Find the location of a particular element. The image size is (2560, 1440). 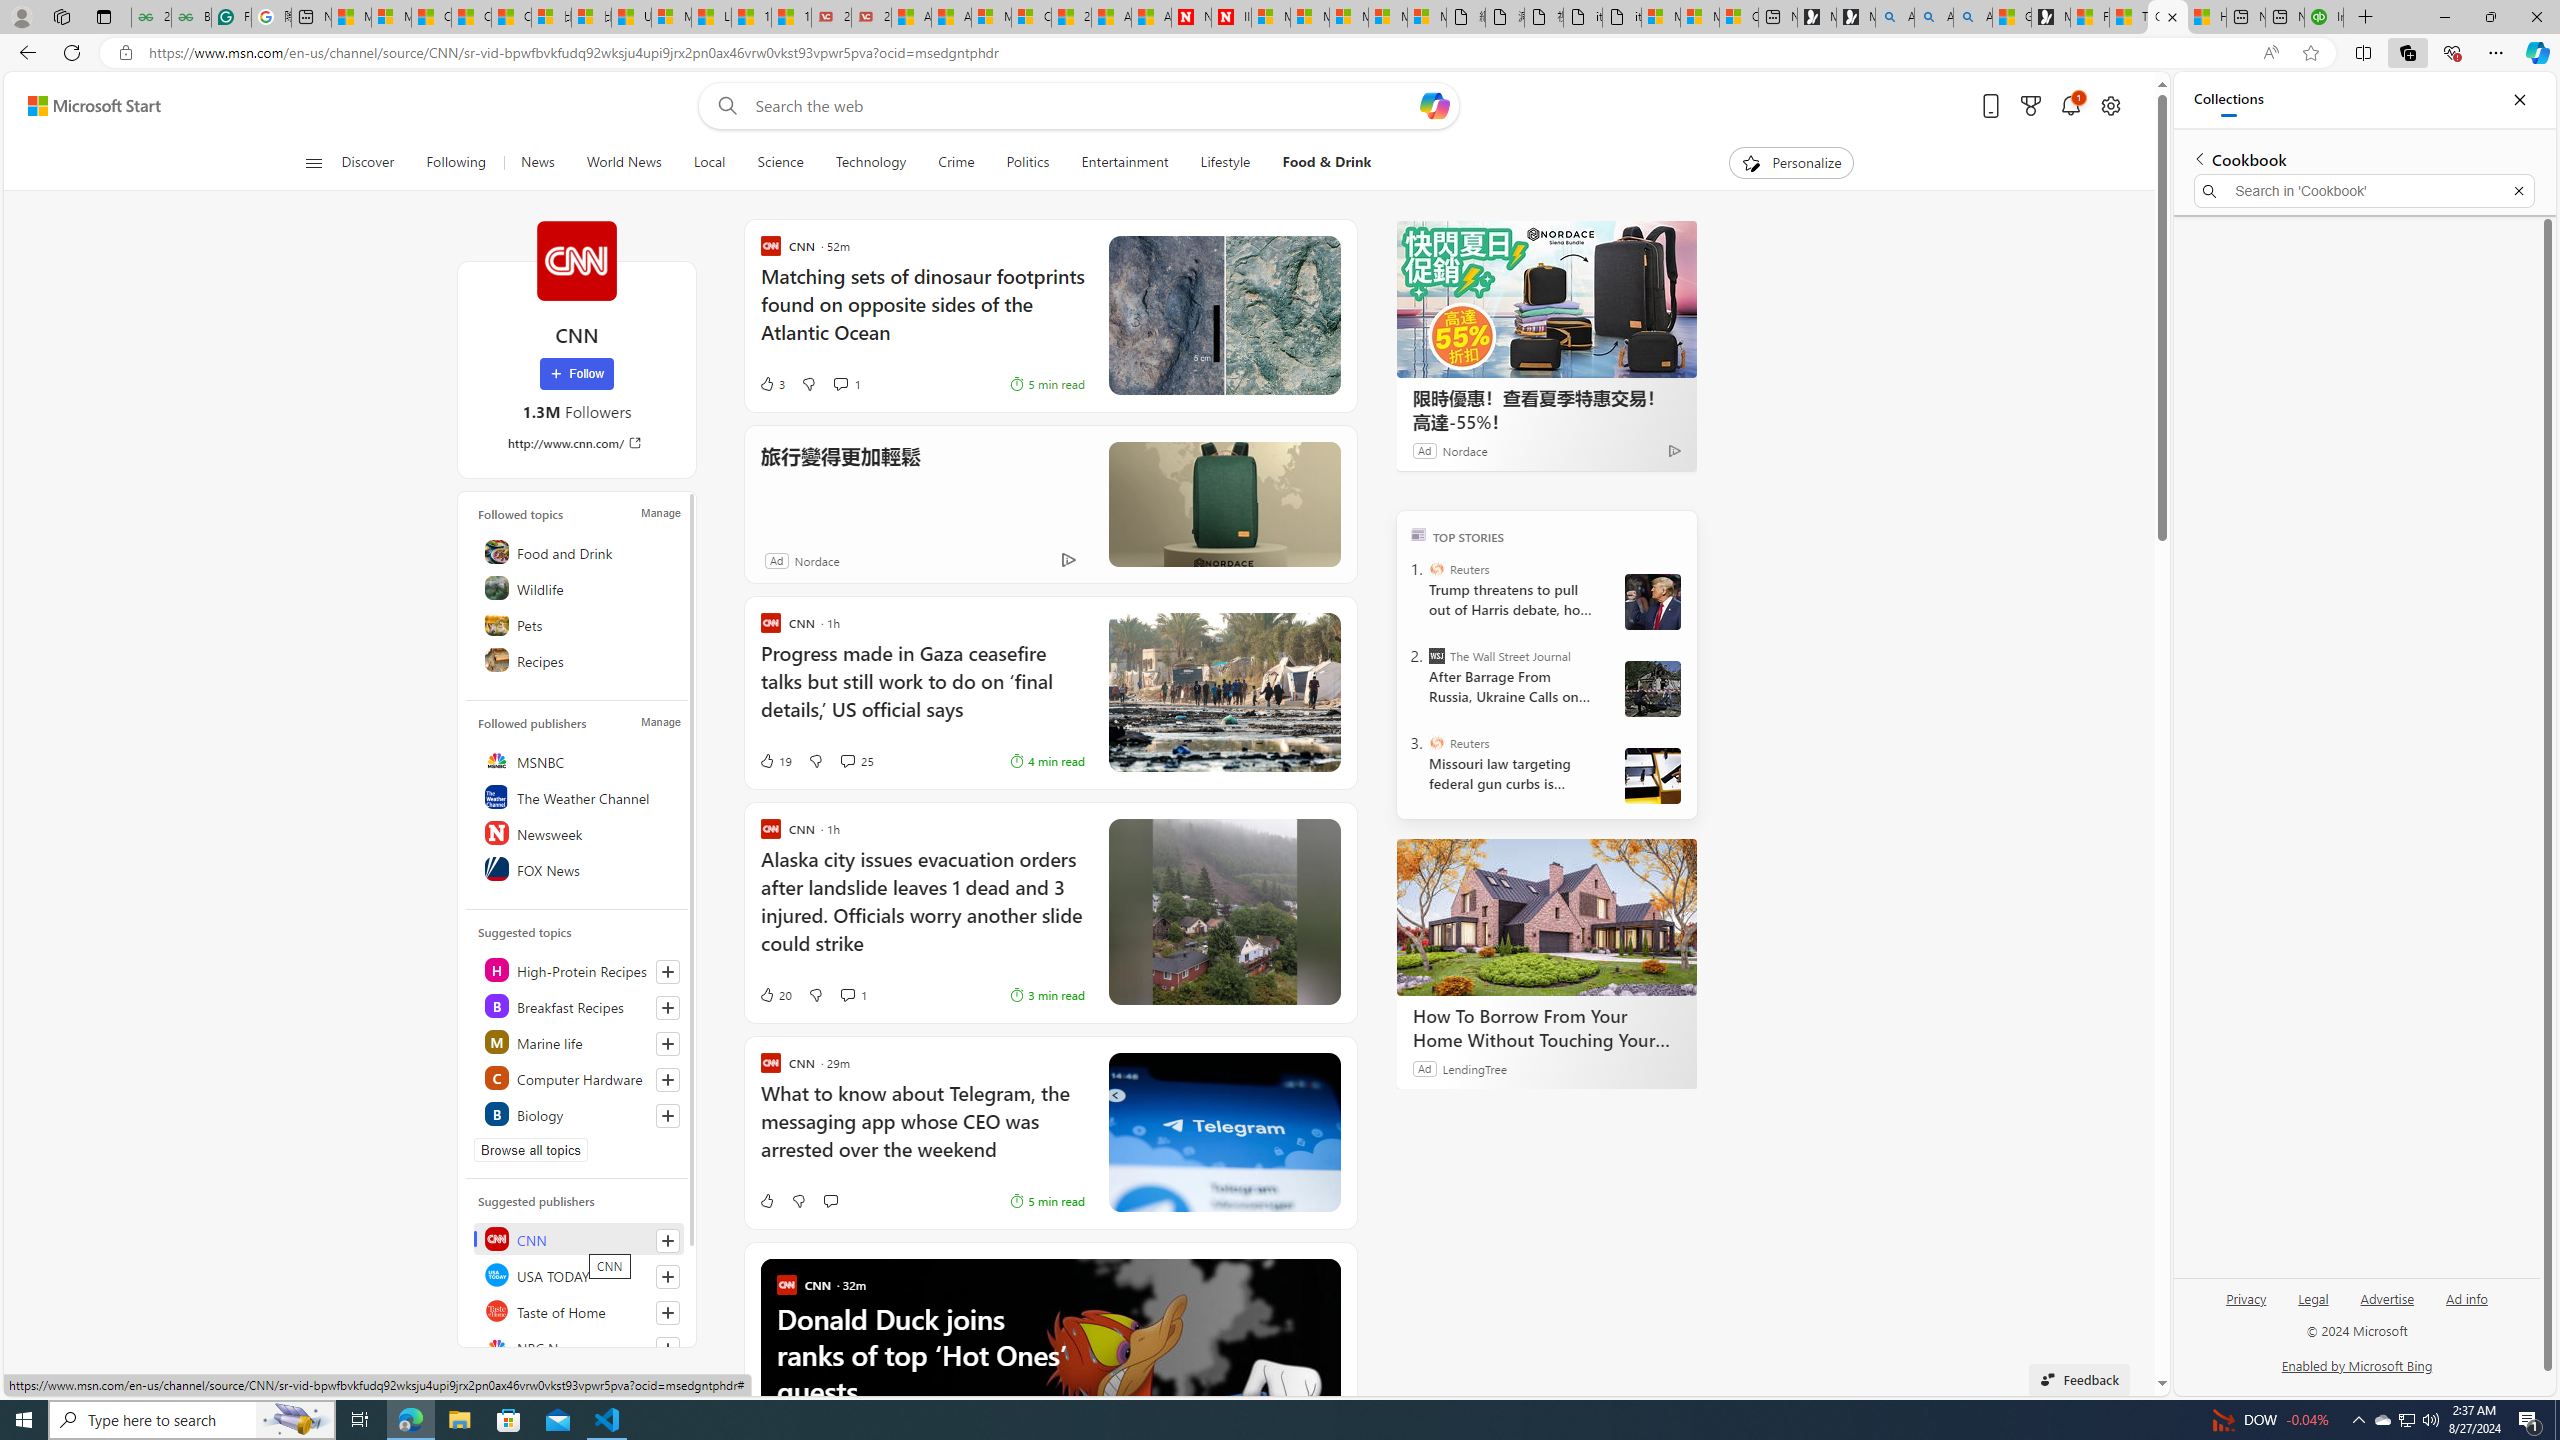

'Entertainment' is located at coordinates (1125, 162).